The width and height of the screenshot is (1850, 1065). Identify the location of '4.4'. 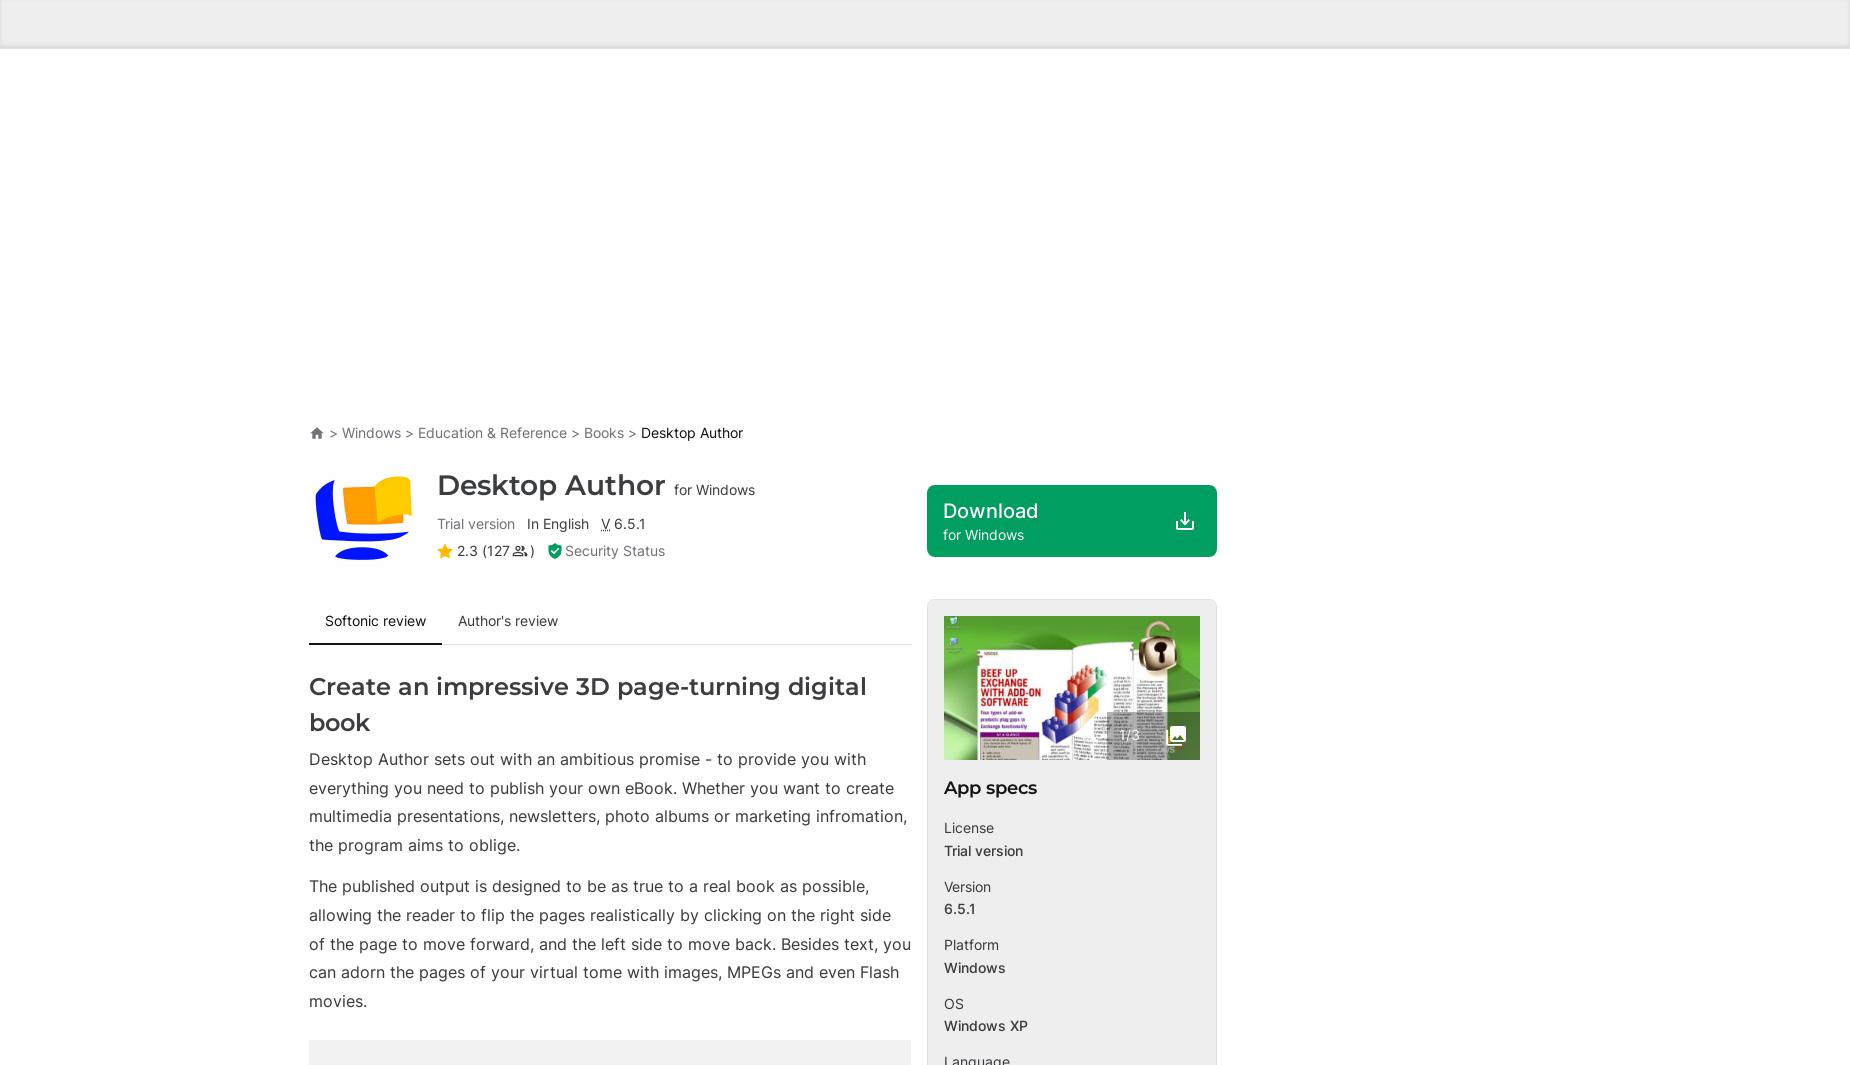
(1057, 63).